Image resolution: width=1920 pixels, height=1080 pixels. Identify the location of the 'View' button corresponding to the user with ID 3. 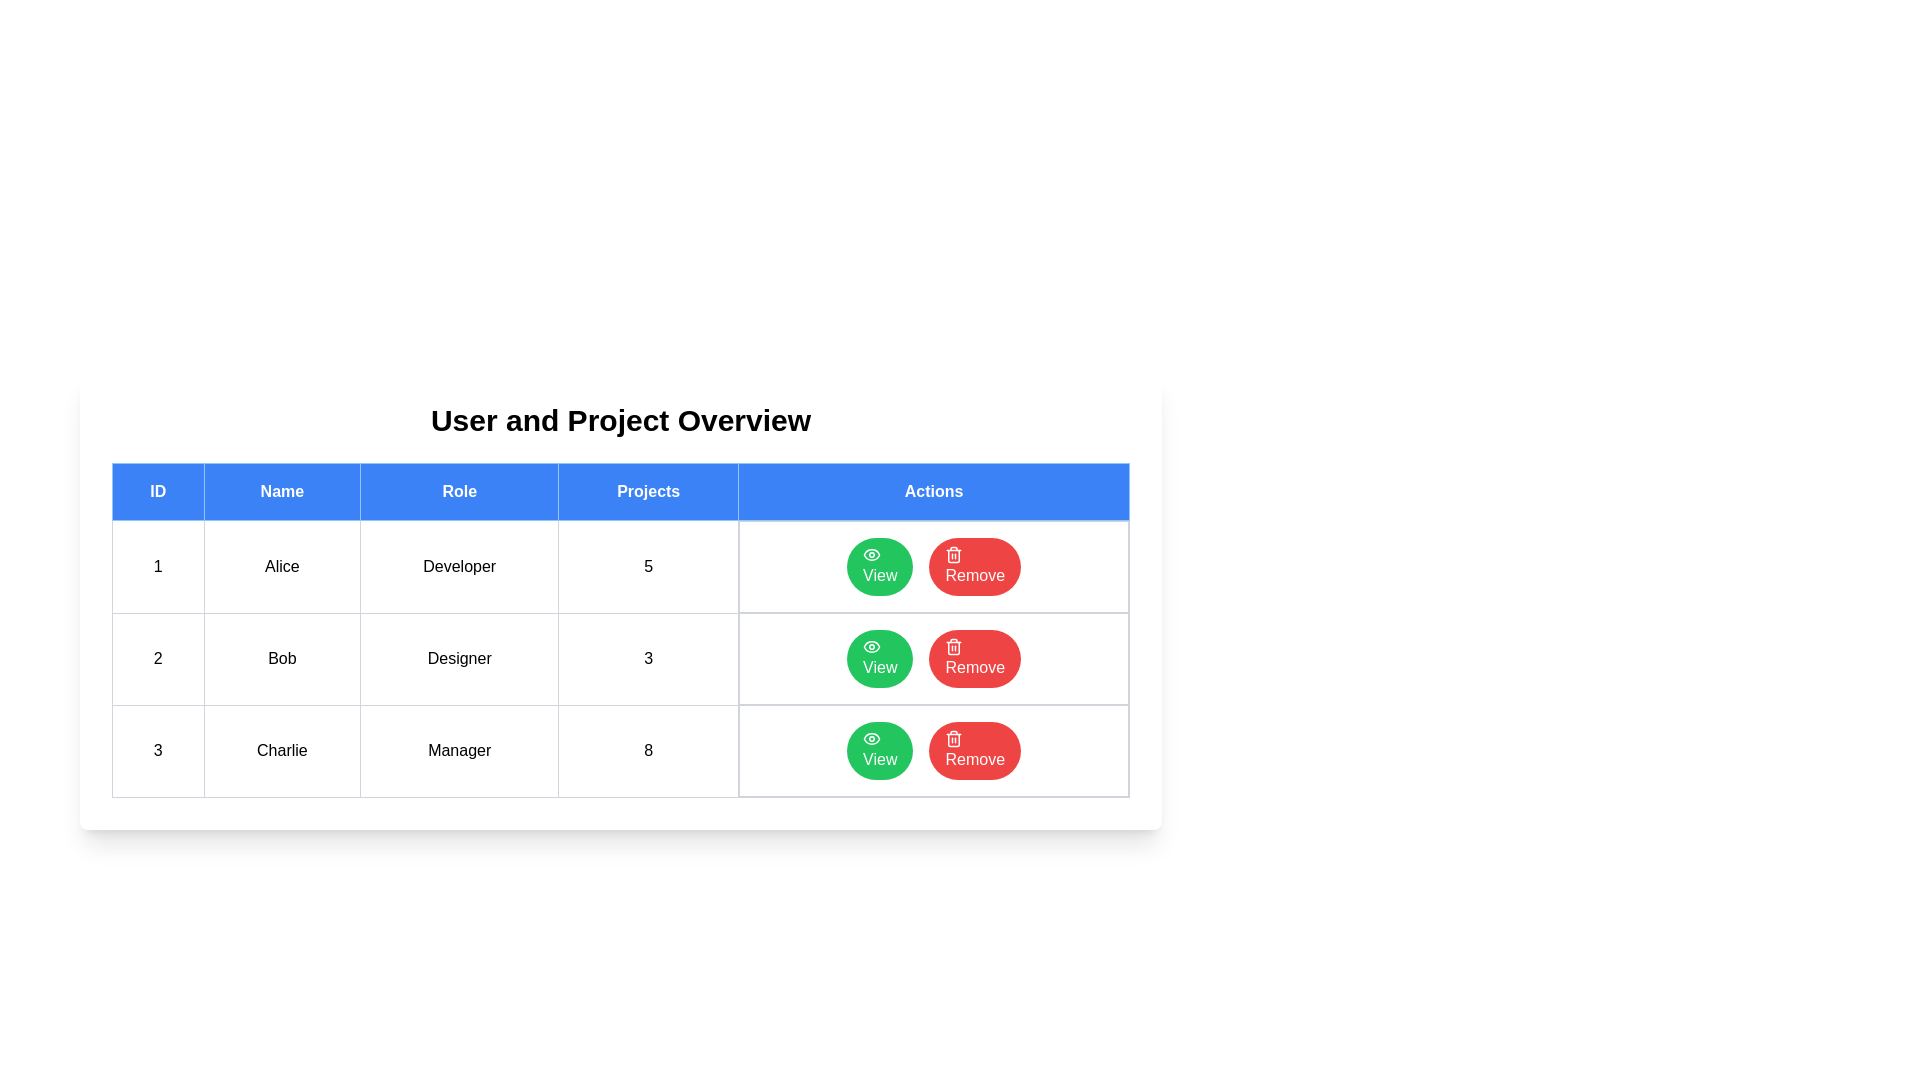
(880, 751).